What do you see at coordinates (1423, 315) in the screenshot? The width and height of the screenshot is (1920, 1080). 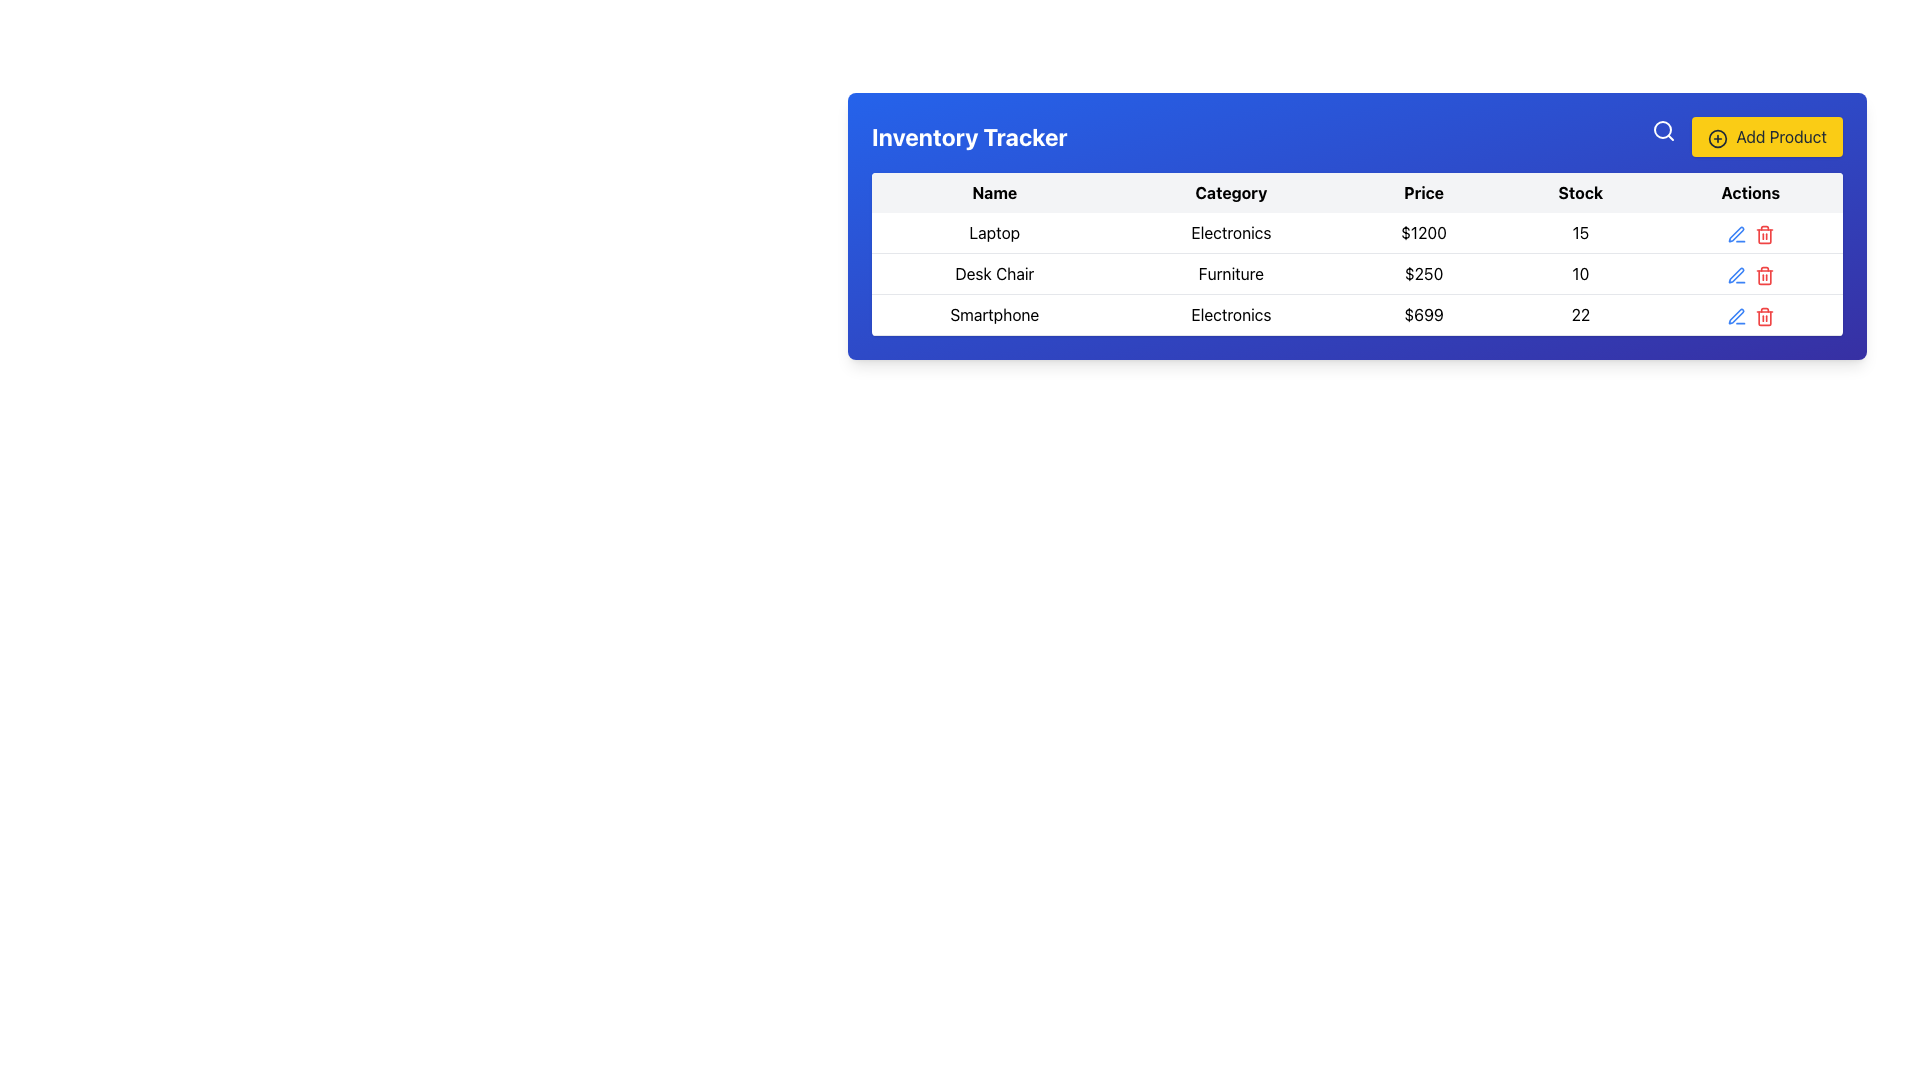 I see `the price label displaying the price of the 'Smartphone' in the inventory table, located in the Price column and third position from the left` at bounding box center [1423, 315].